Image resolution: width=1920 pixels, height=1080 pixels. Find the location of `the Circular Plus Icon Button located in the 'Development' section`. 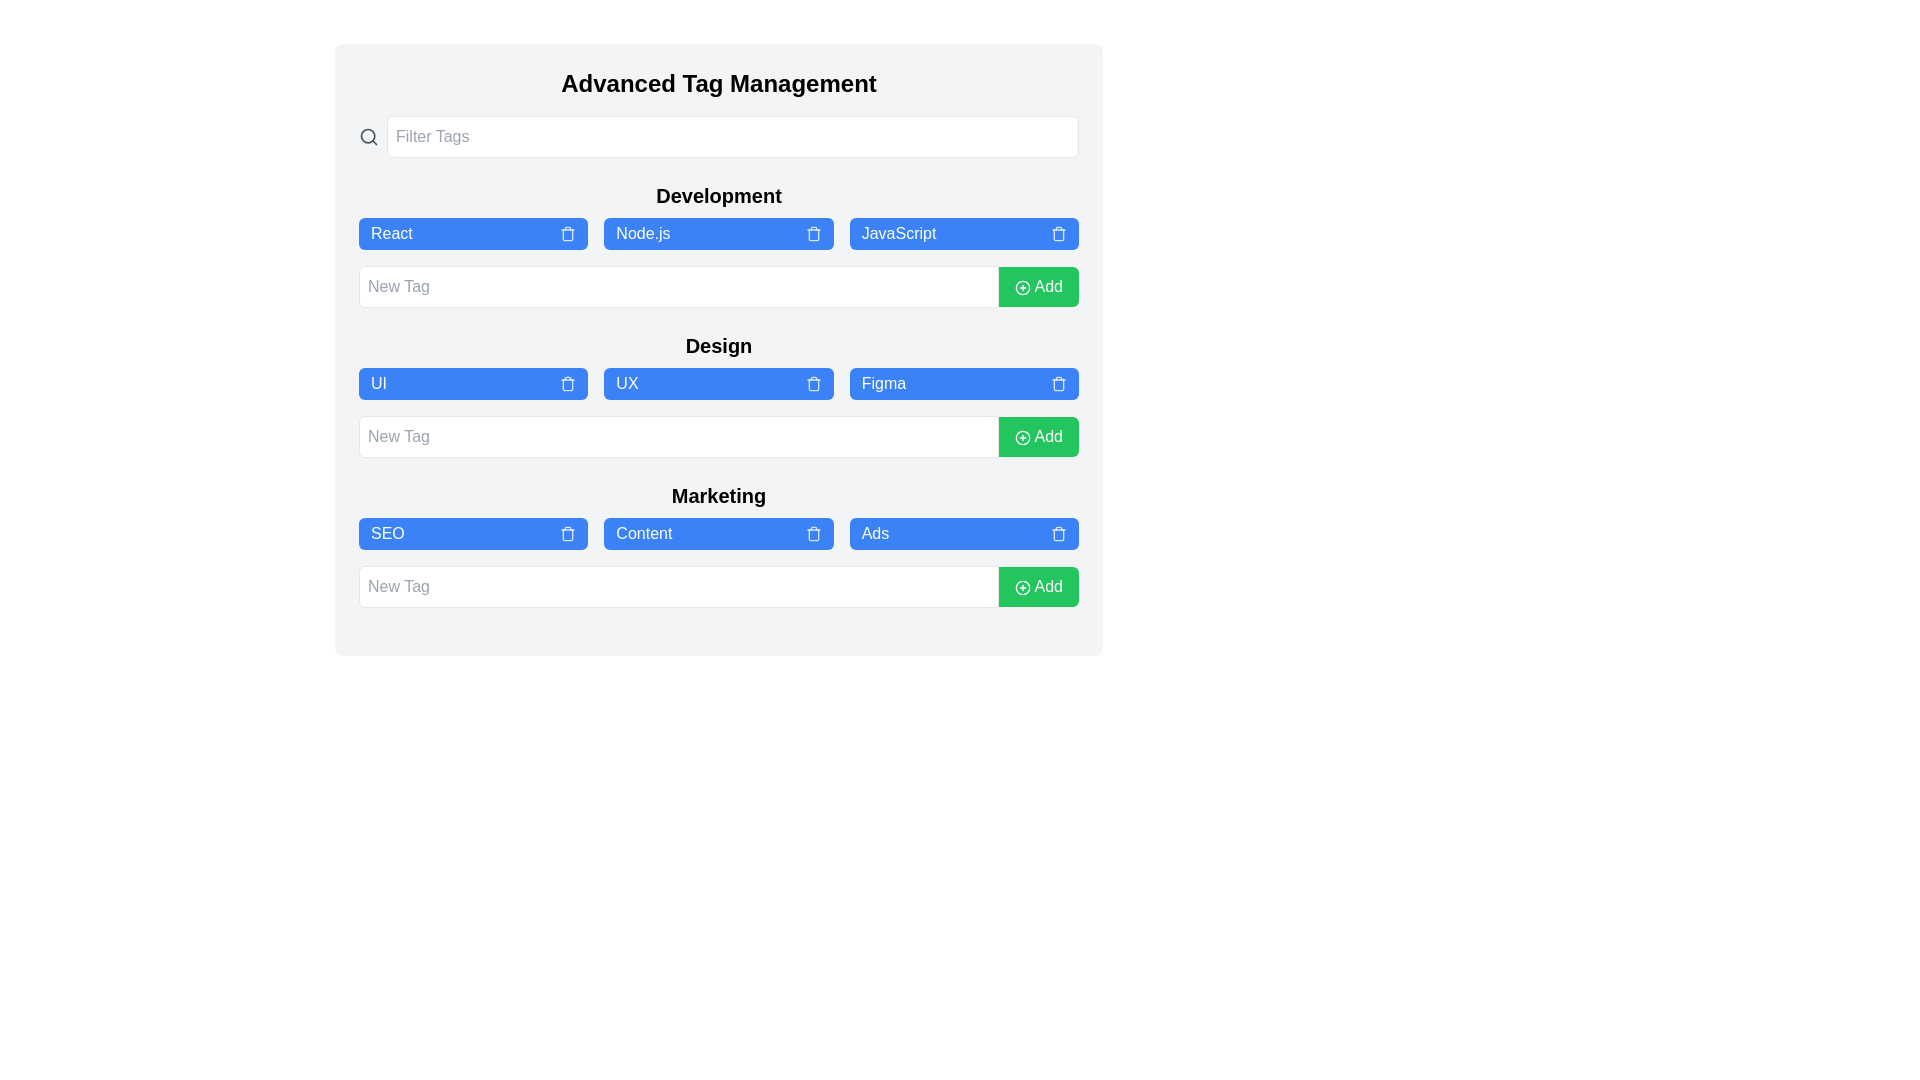

the Circular Plus Icon Button located in the 'Development' section is located at coordinates (1022, 287).